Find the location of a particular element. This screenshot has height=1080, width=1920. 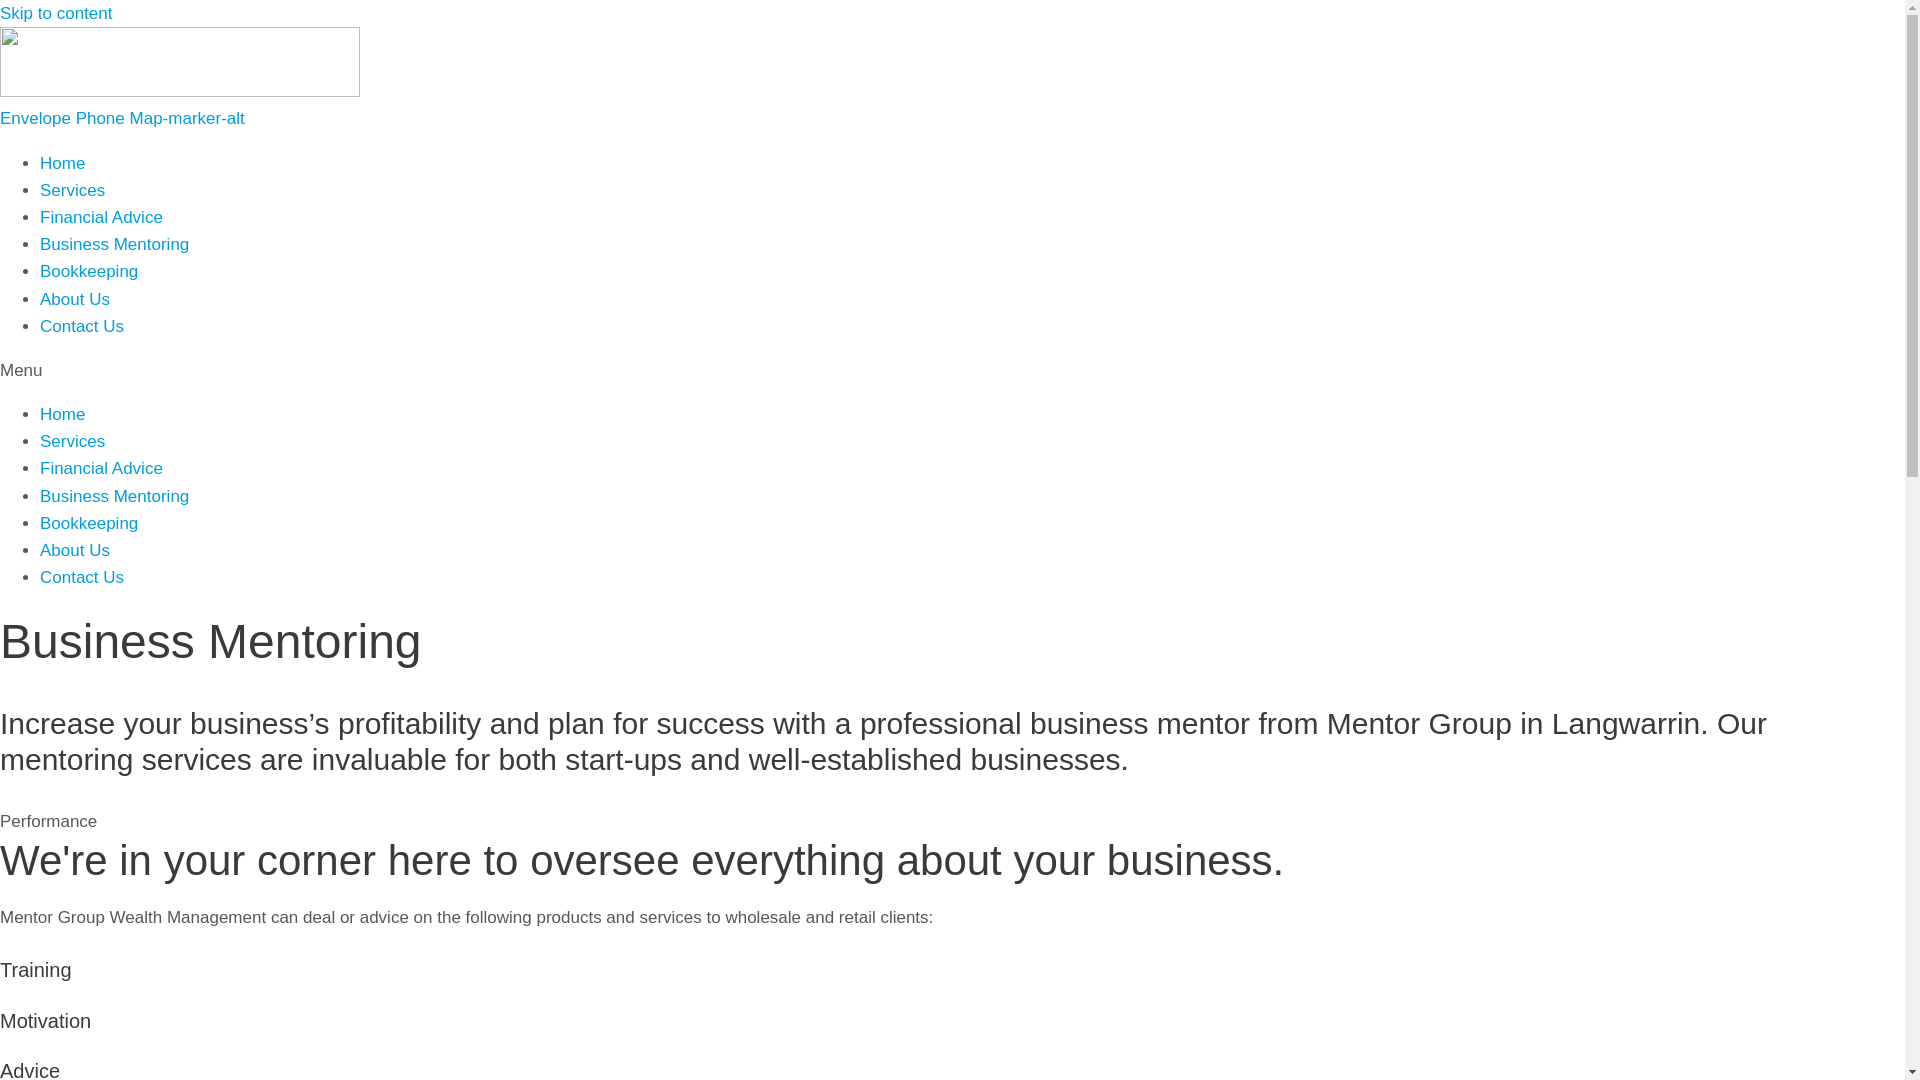

'Services' is located at coordinates (72, 440).